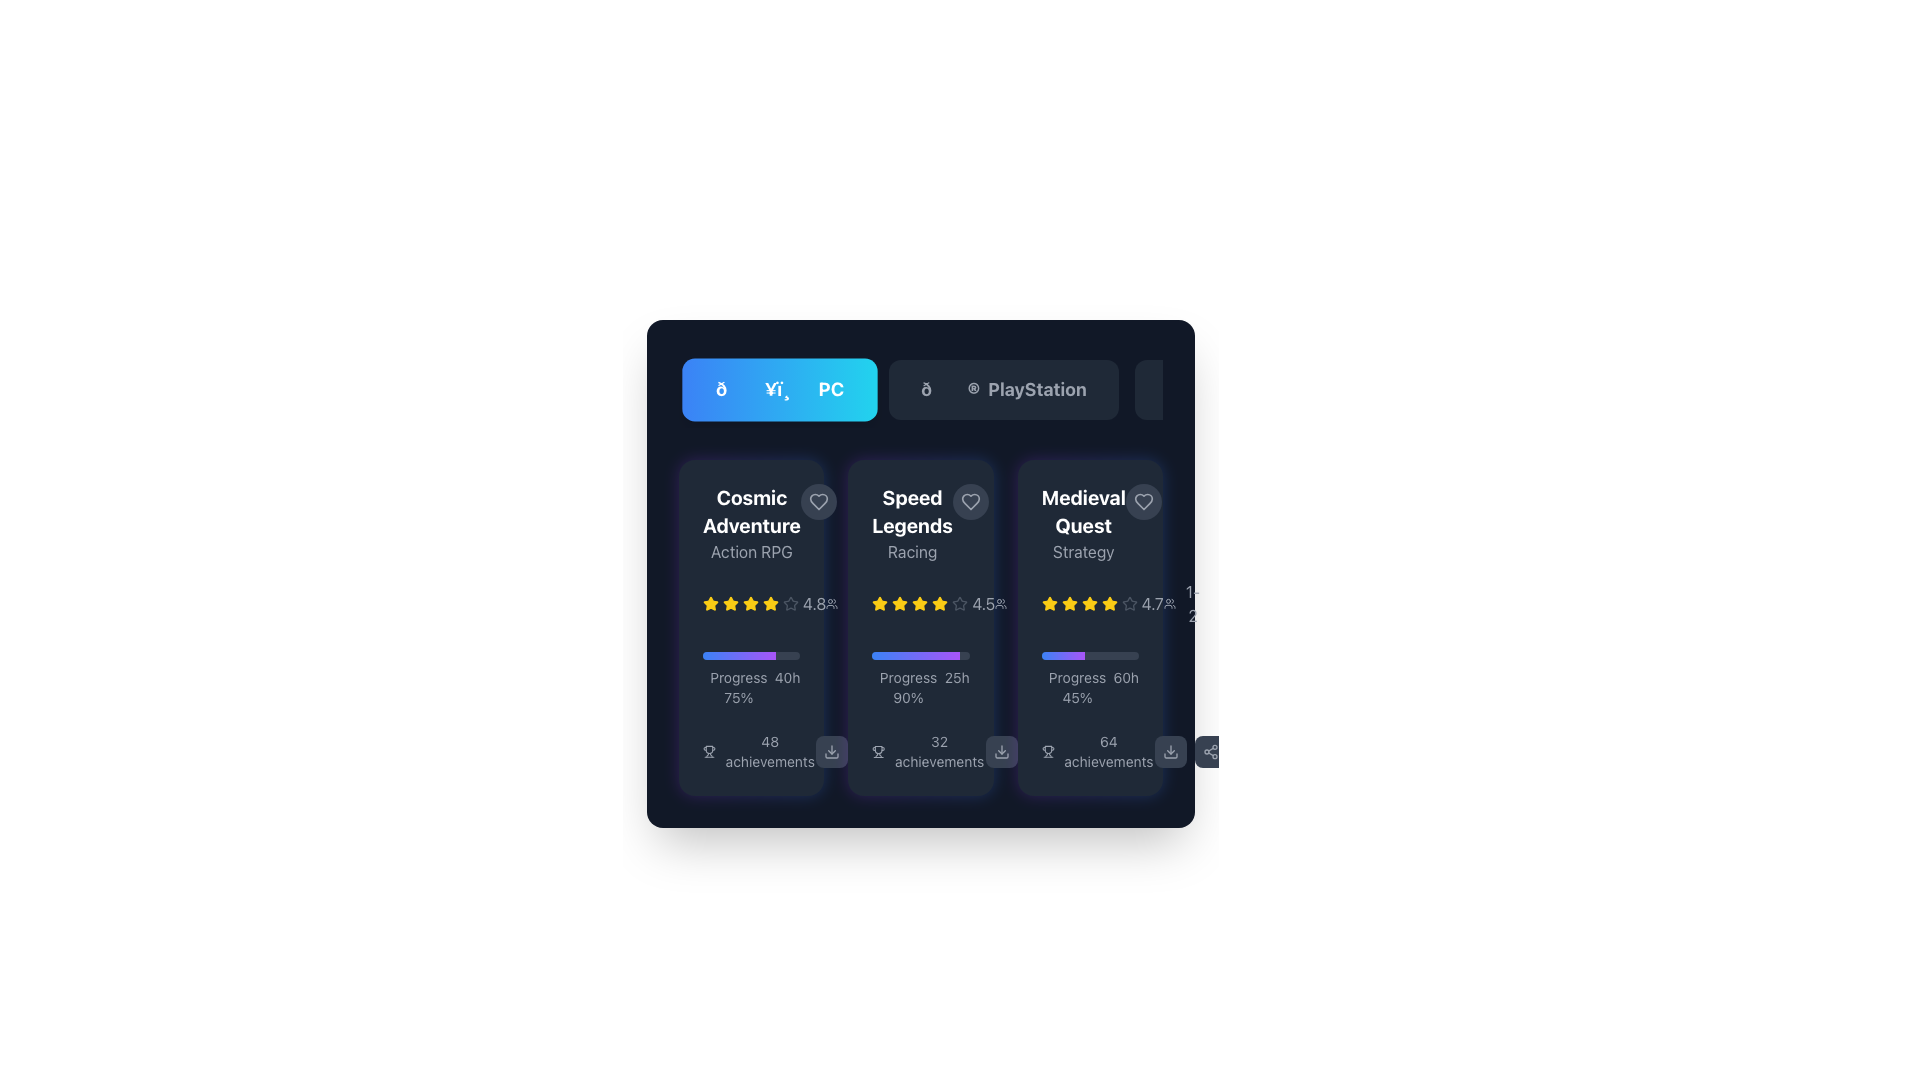 The image size is (1920, 1080). What do you see at coordinates (818, 500) in the screenshot?
I see `the heart-shaped SVG icon located at the top-right section of the 'Cosmic Adventure' game card` at bounding box center [818, 500].